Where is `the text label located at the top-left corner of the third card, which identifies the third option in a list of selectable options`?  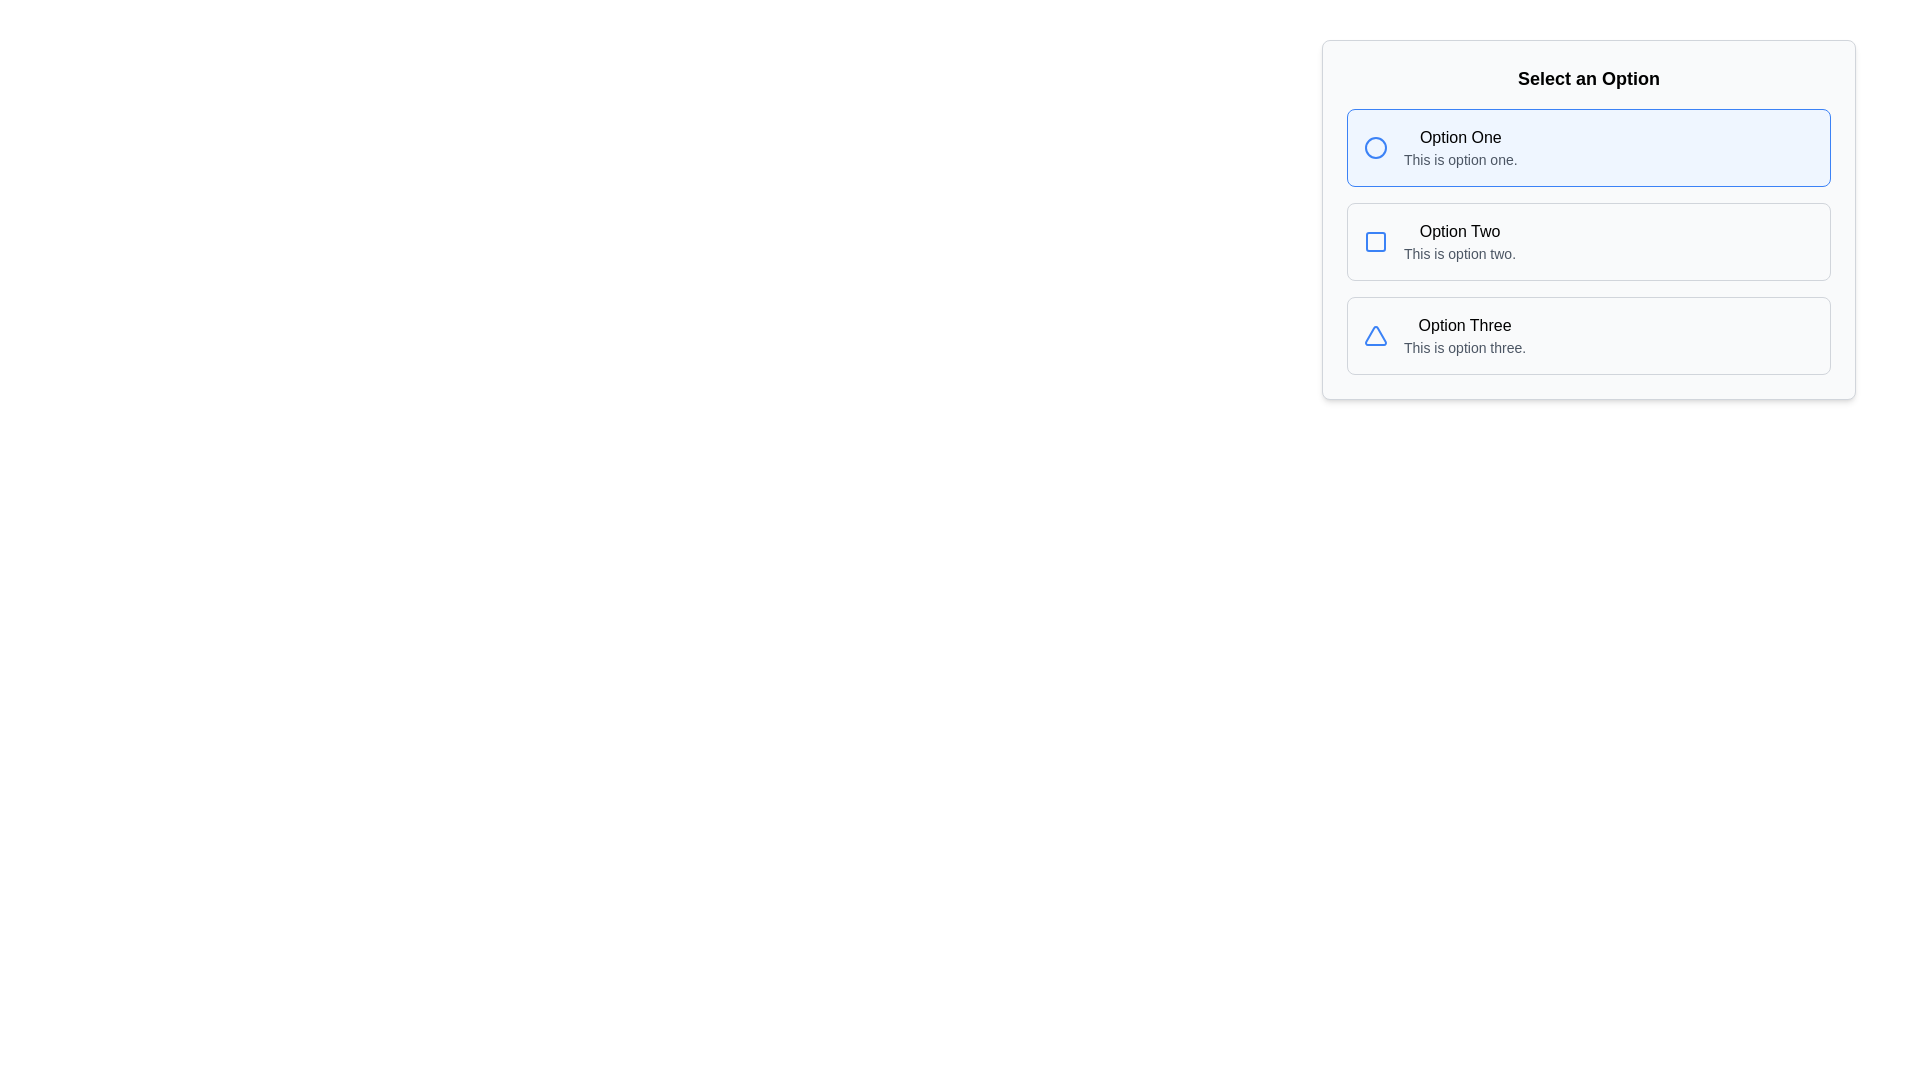 the text label located at the top-left corner of the third card, which identifies the third option in a list of selectable options is located at coordinates (1465, 325).